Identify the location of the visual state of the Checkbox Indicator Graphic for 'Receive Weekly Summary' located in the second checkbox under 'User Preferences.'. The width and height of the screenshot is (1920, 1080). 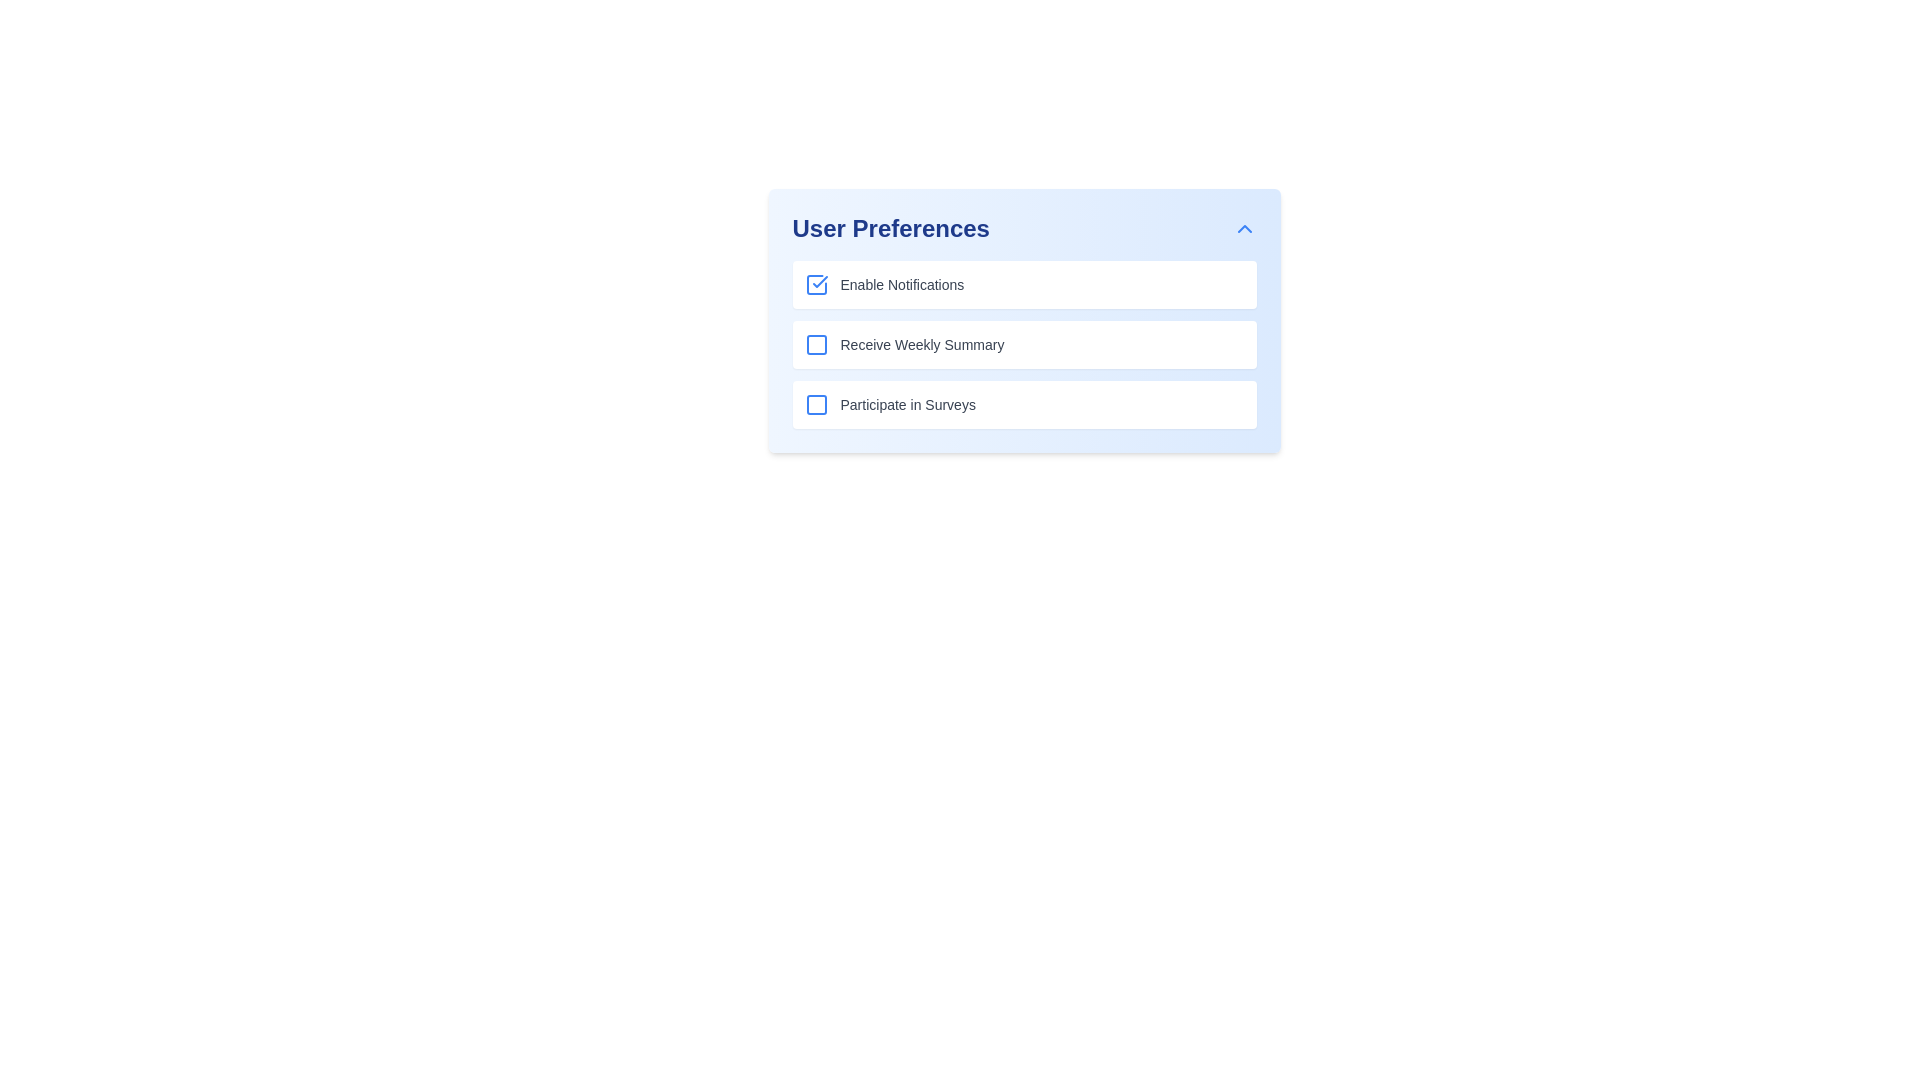
(816, 343).